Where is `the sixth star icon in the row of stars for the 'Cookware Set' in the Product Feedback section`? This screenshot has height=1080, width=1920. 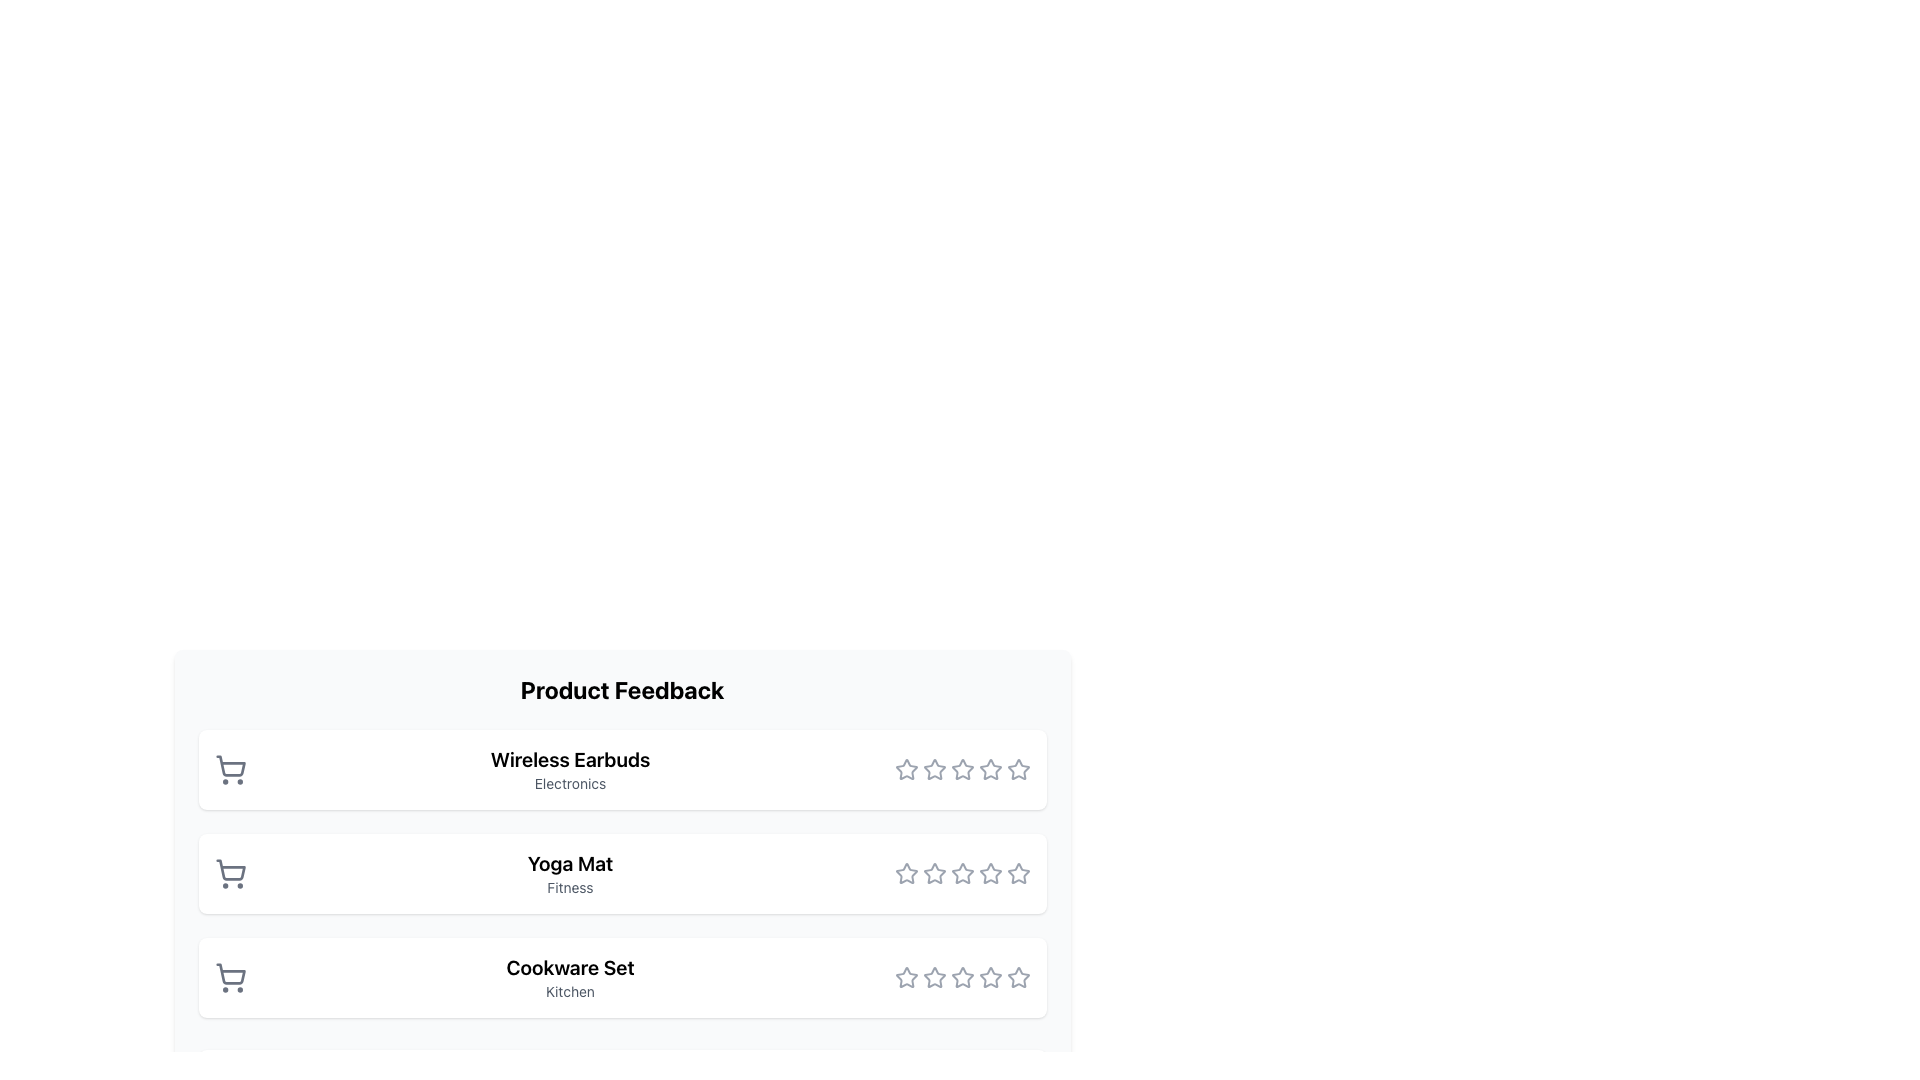
the sixth star icon in the row of stars for the 'Cookware Set' in the Product Feedback section is located at coordinates (990, 977).